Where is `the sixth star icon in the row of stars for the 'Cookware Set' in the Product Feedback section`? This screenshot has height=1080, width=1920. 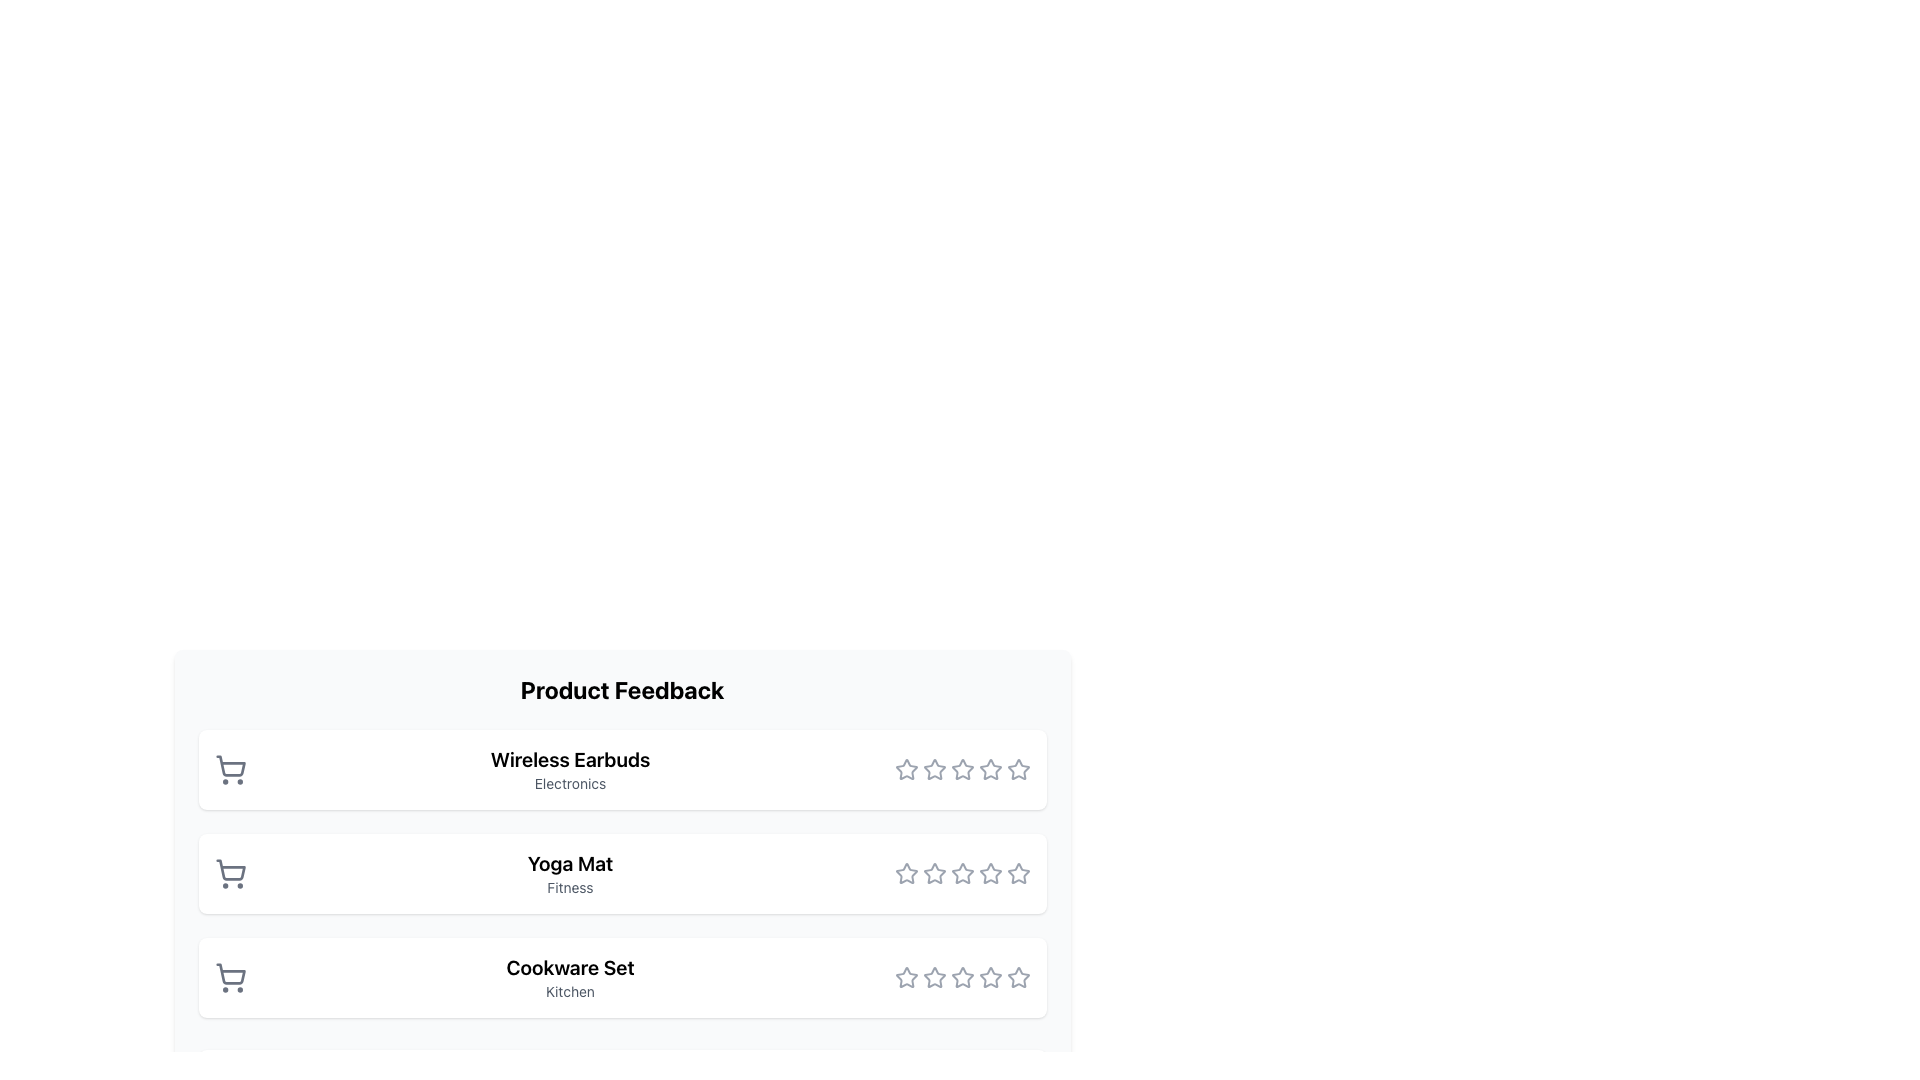
the sixth star icon in the row of stars for the 'Cookware Set' in the Product Feedback section is located at coordinates (990, 977).